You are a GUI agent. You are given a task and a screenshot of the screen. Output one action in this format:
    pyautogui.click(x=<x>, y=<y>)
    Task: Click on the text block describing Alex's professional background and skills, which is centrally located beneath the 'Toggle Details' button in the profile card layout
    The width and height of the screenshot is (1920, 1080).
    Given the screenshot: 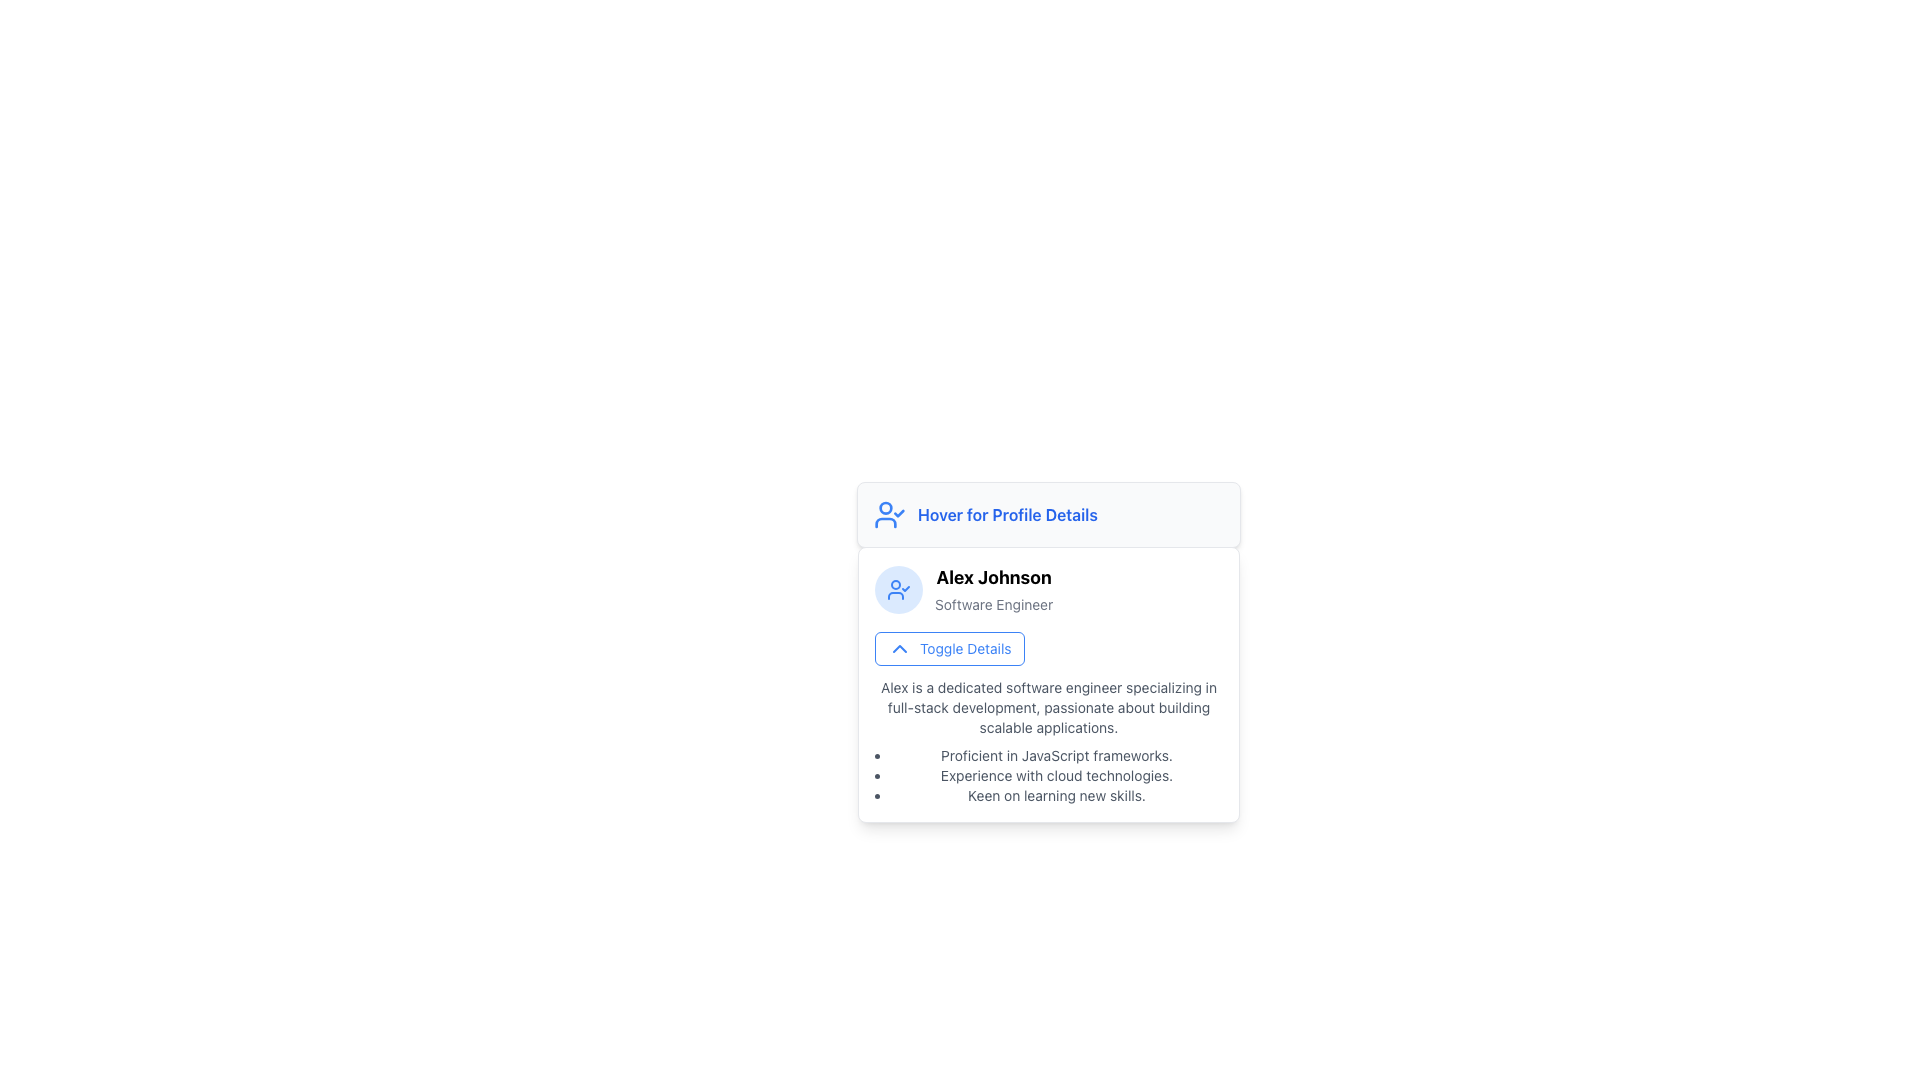 What is the action you would take?
    pyautogui.click(x=1048, y=741)
    